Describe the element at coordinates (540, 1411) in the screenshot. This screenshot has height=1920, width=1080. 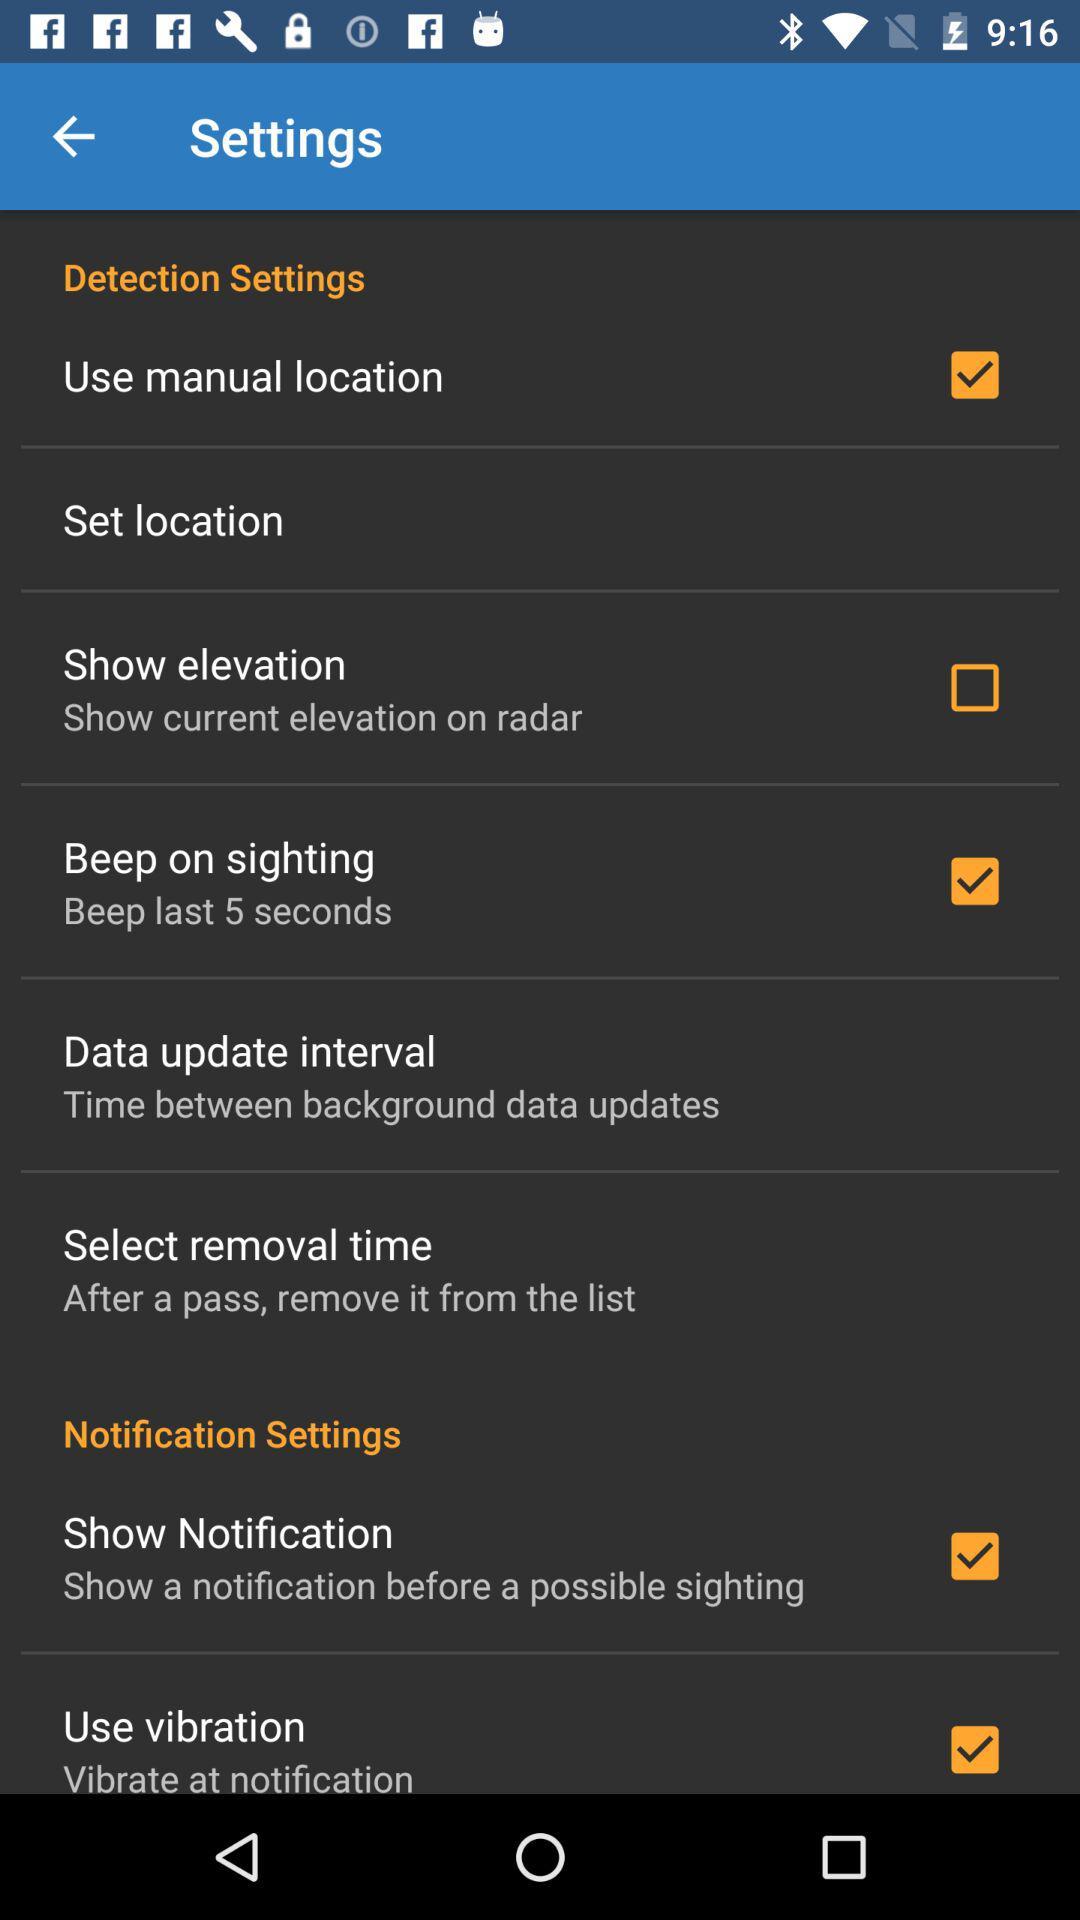
I see `the item below the after a pass icon` at that location.